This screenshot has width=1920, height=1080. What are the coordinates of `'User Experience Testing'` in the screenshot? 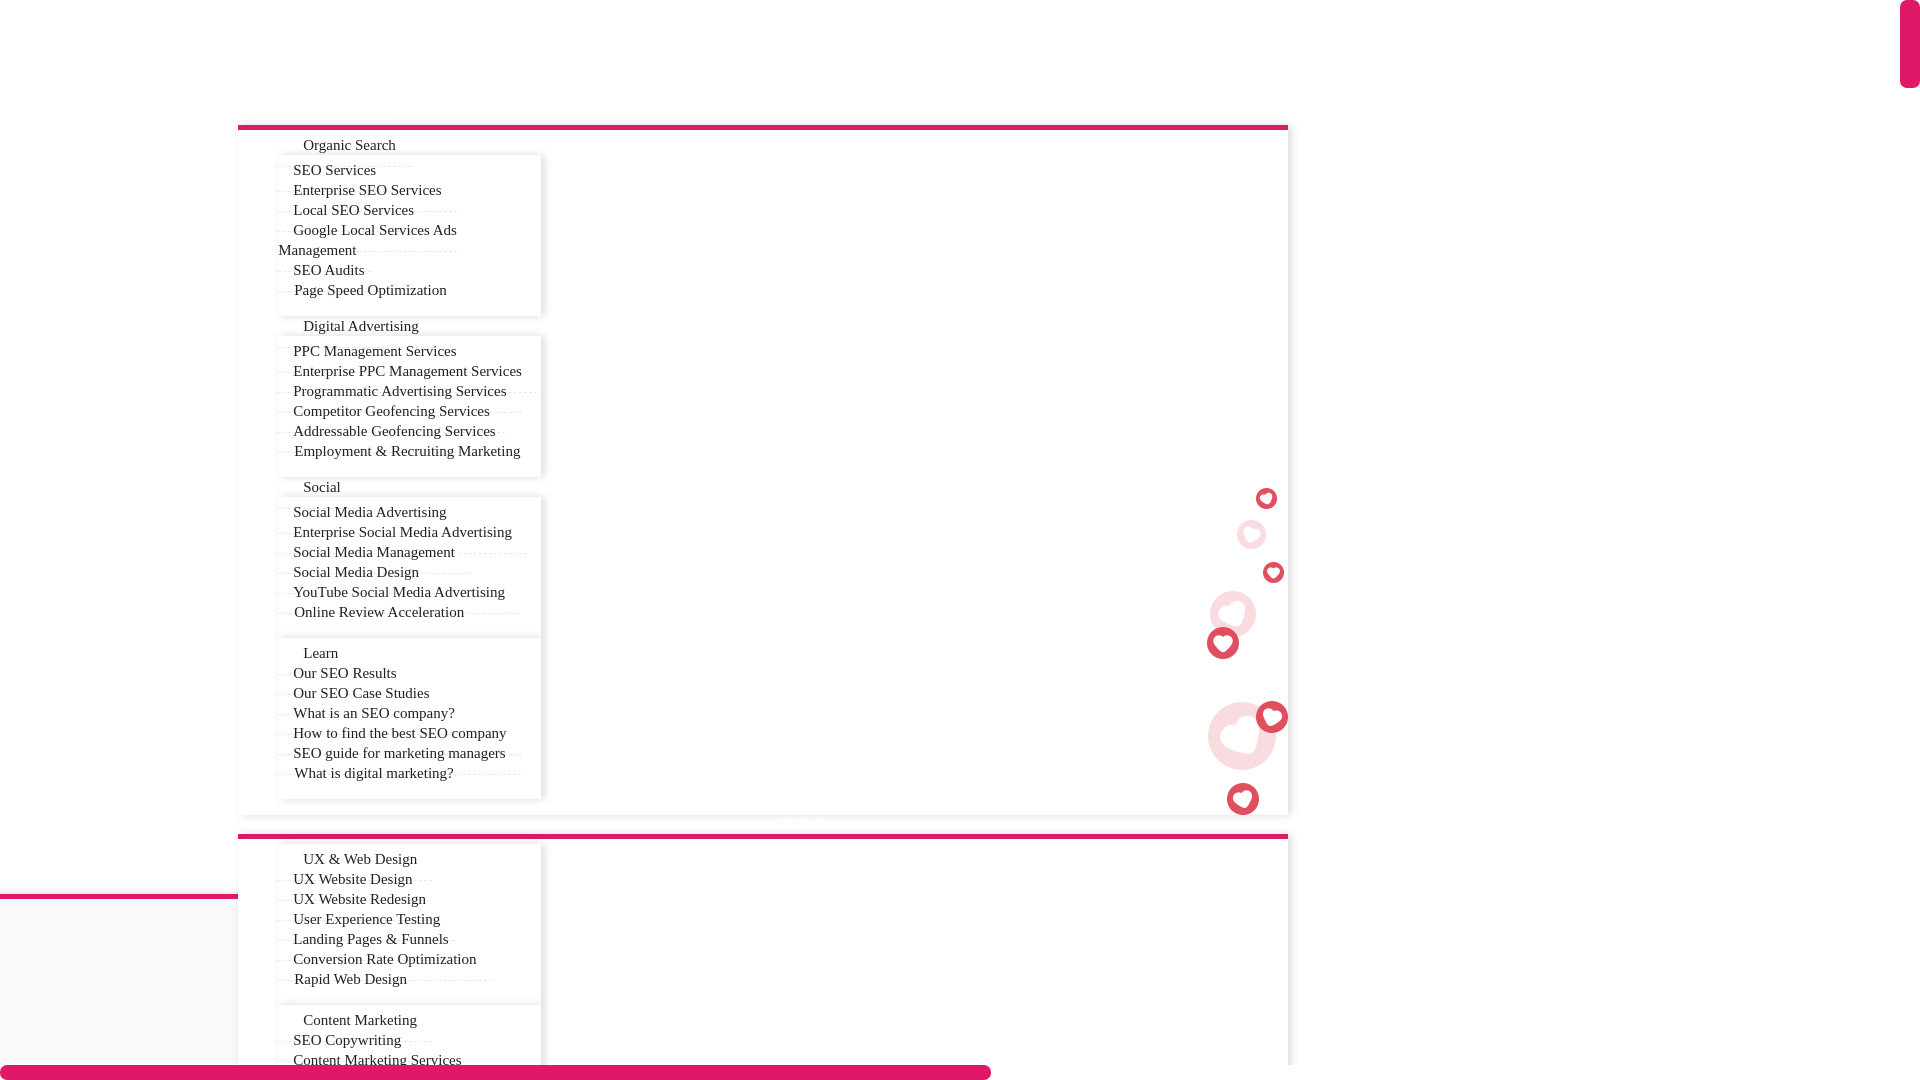 It's located at (366, 919).